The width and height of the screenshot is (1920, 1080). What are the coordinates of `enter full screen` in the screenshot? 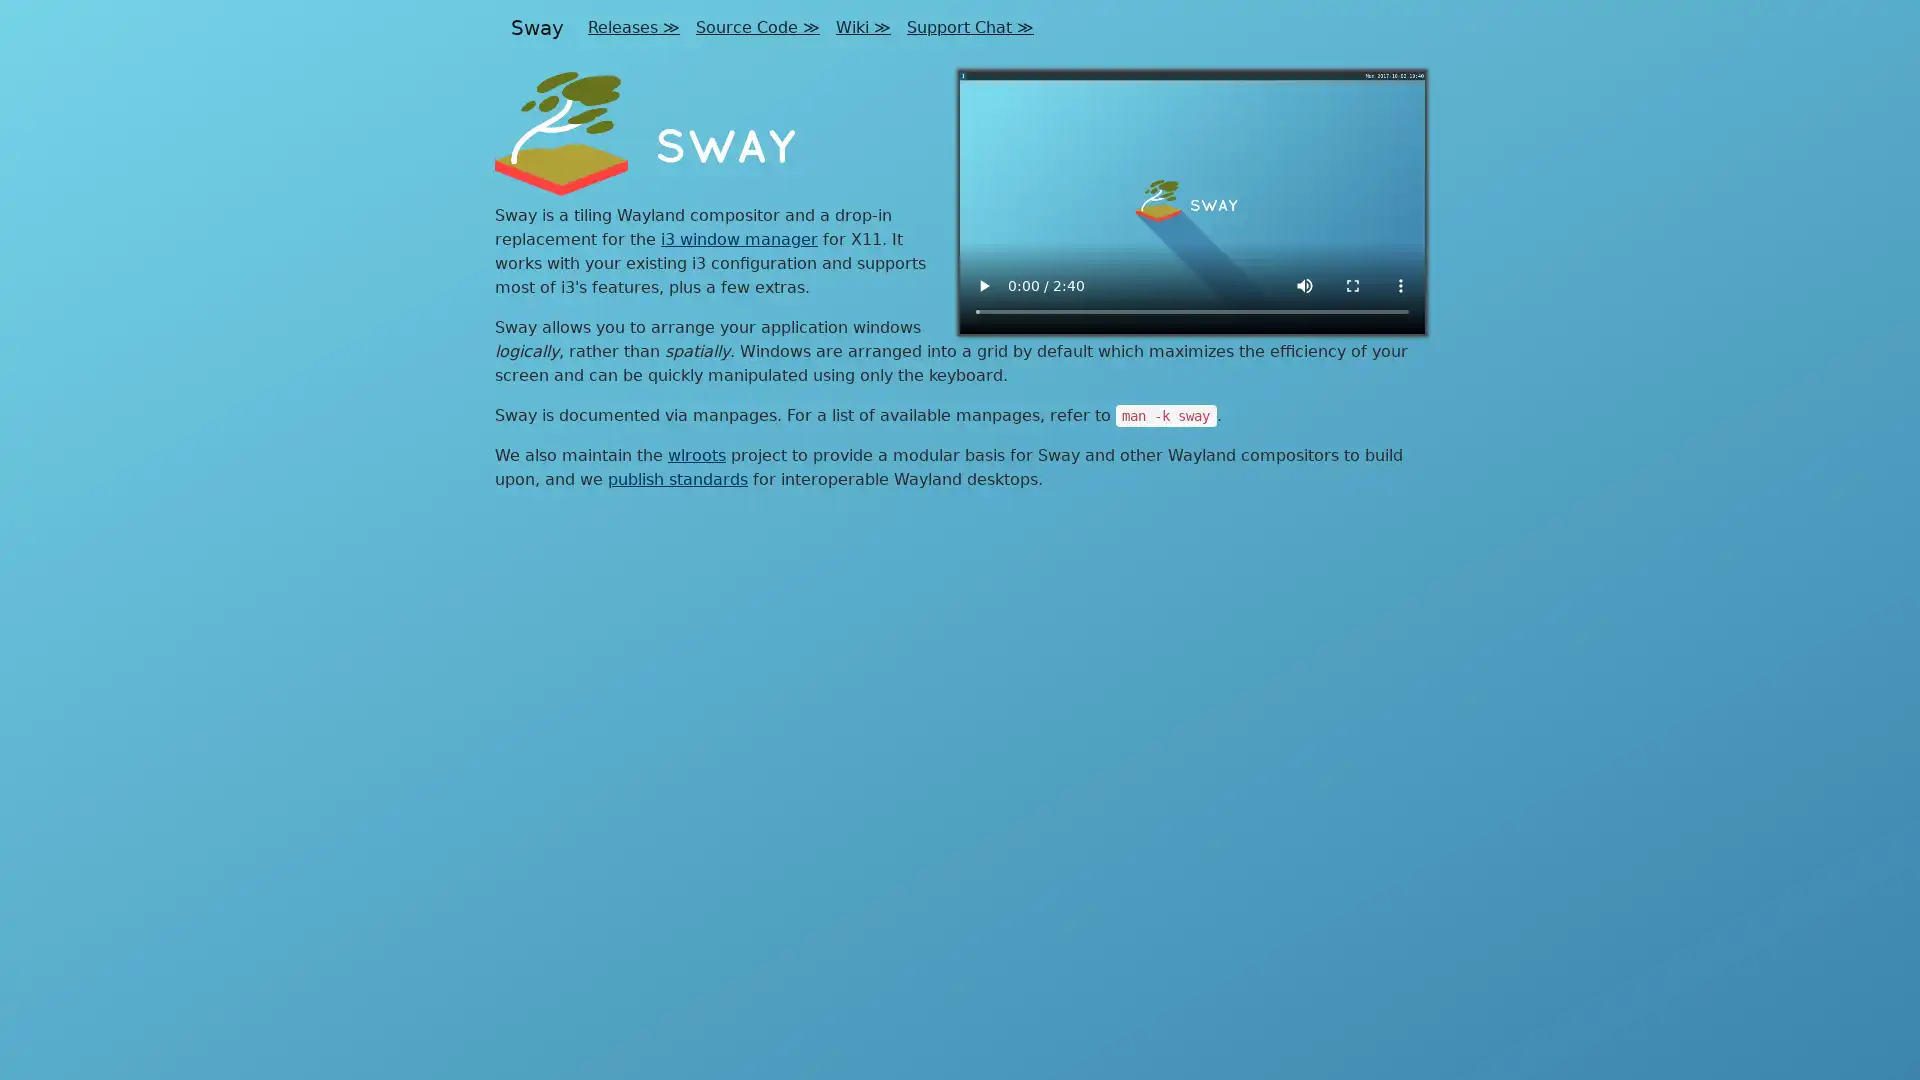 It's located at (1353, 285).